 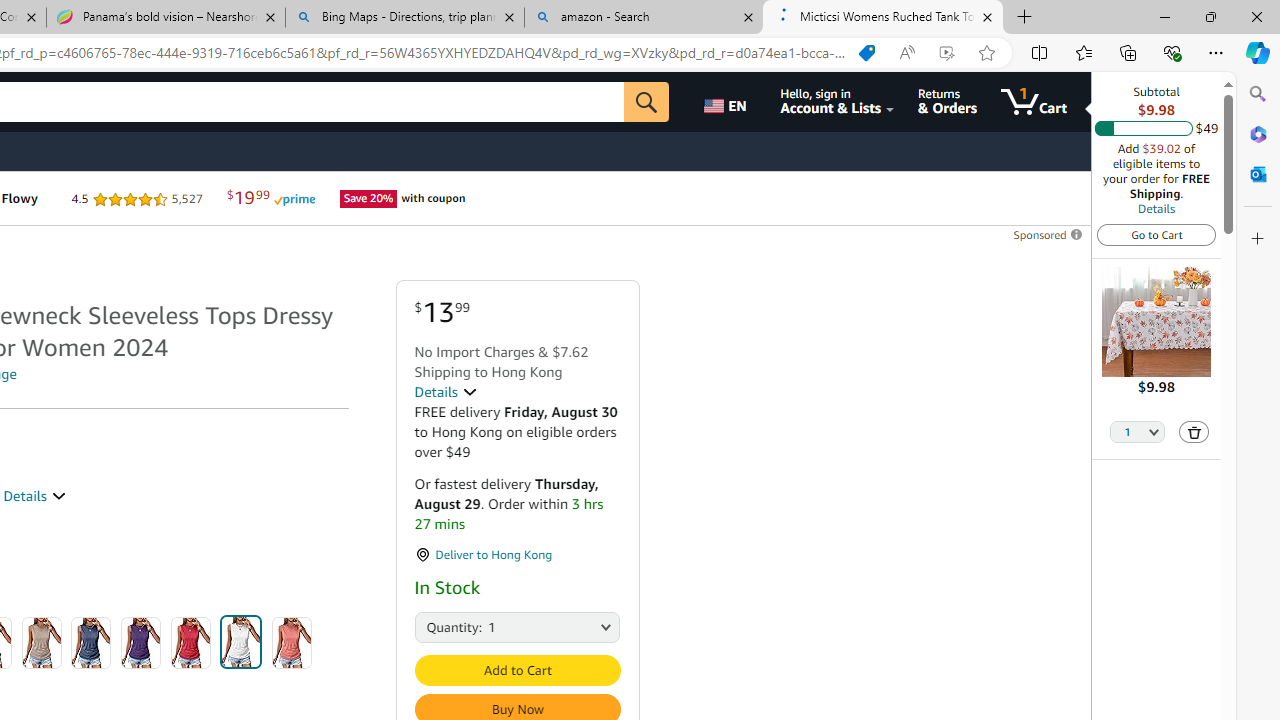 I want to click on 'Khaki', so click(x=41, y=642).